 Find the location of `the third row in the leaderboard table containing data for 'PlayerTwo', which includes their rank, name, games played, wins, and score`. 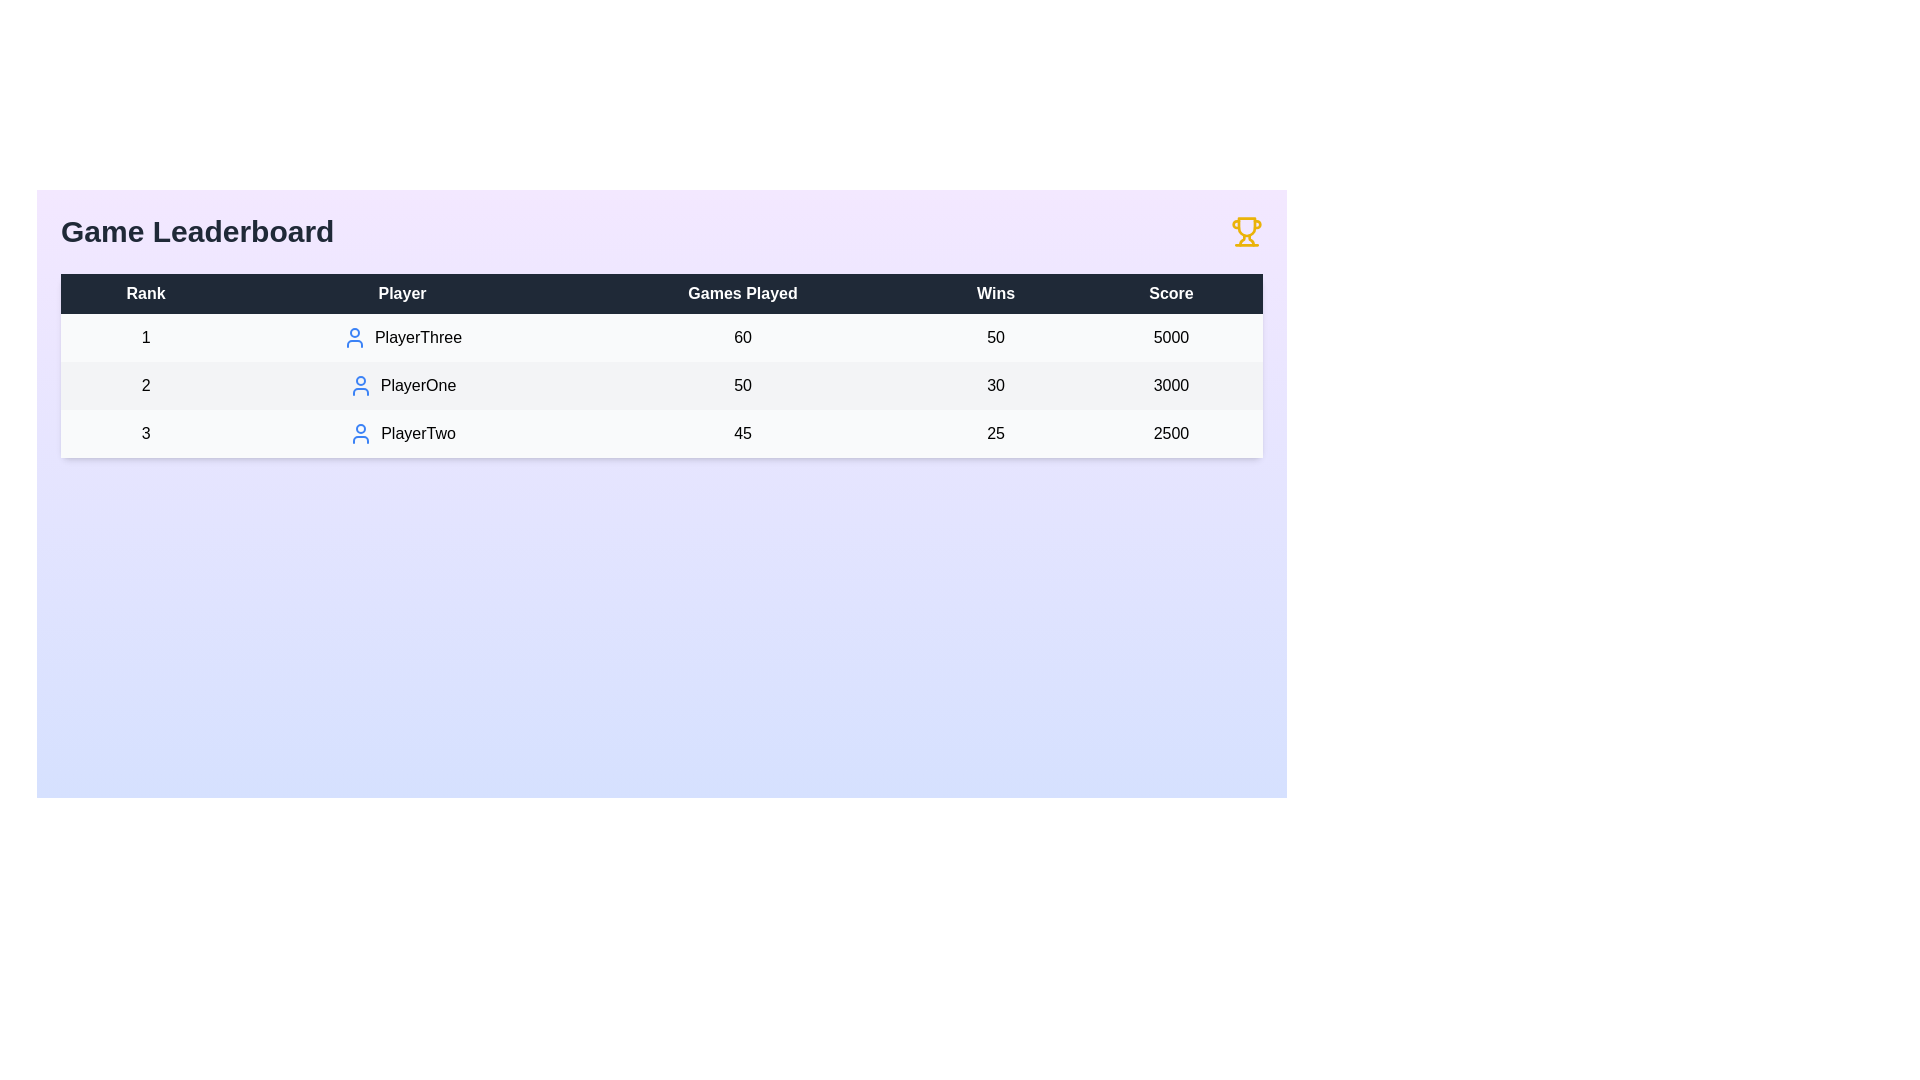

the third row in the leaderboard table containing data for 'PlayerTwo', which includes their rank, name, games played, wins, and score is located at coordinates (662, 433).